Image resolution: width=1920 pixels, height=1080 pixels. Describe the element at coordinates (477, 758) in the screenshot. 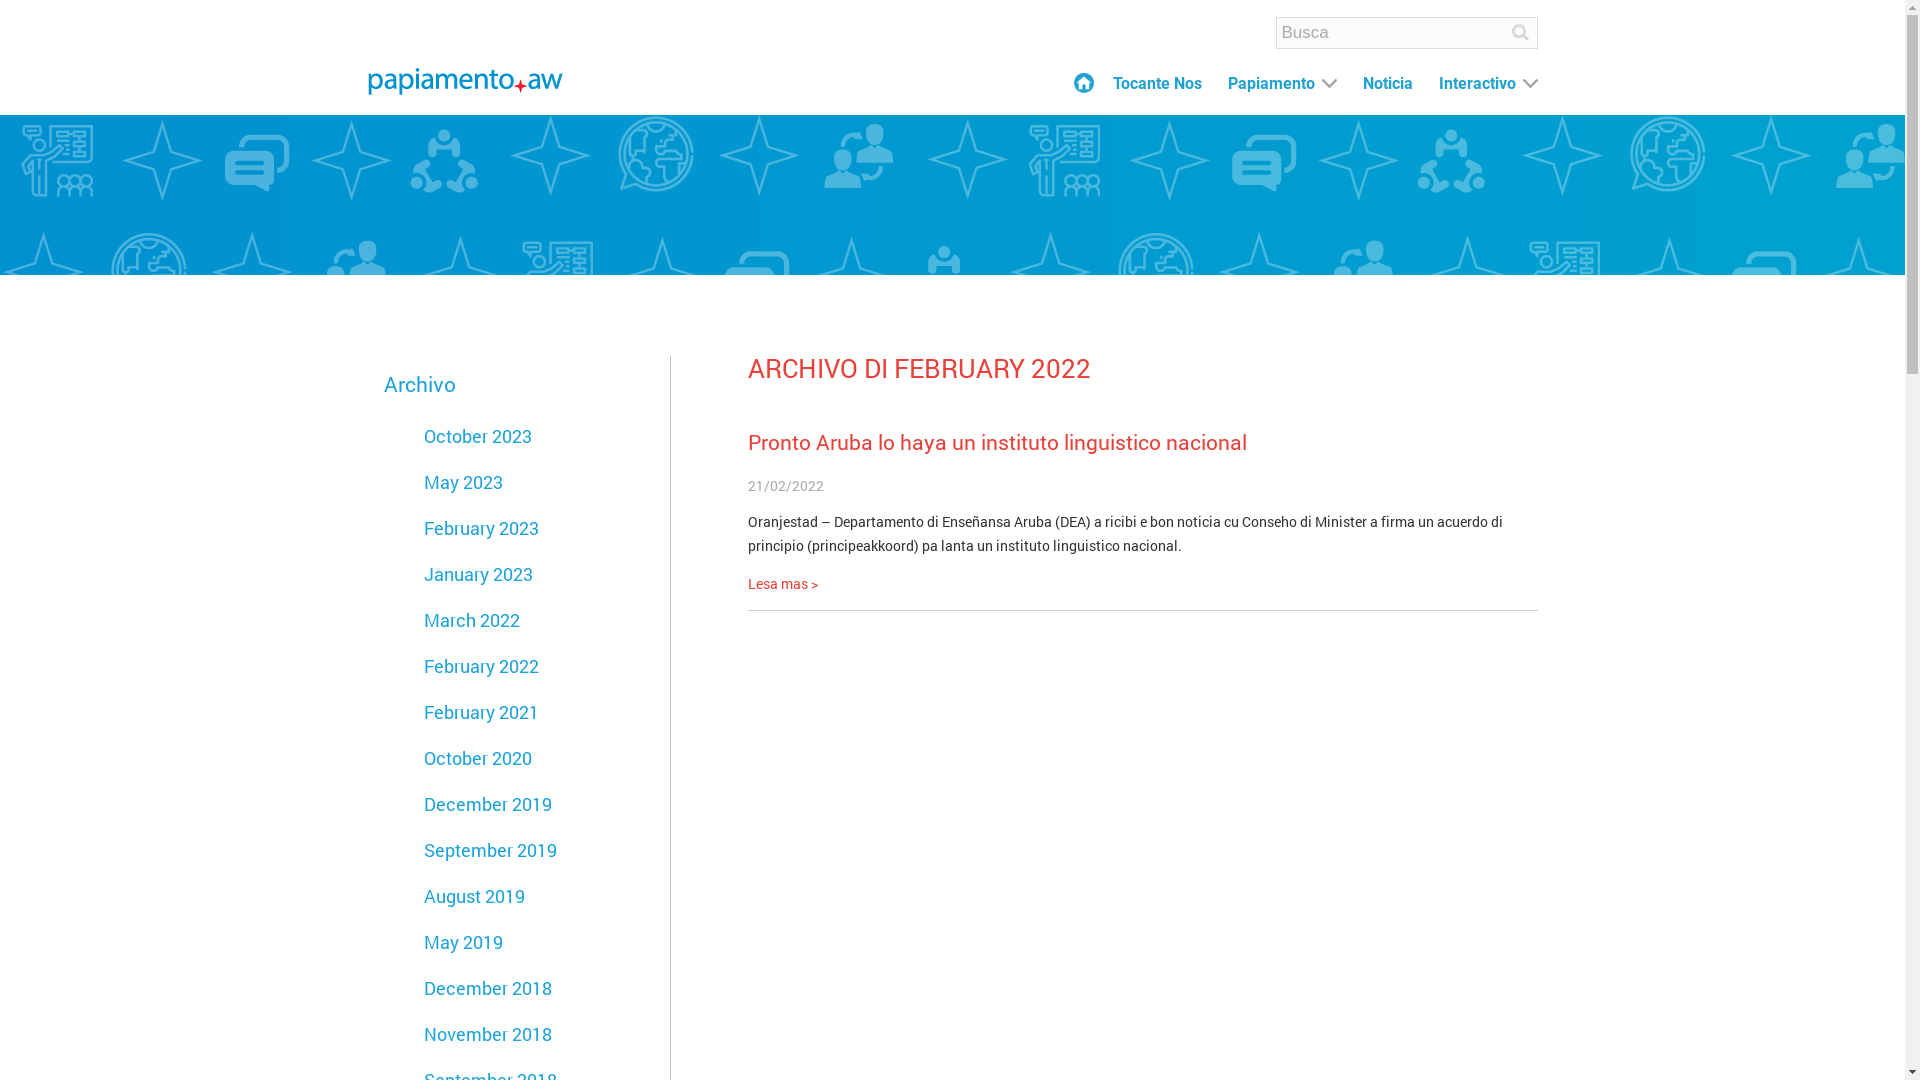

I see `'October 2020'` at that location.